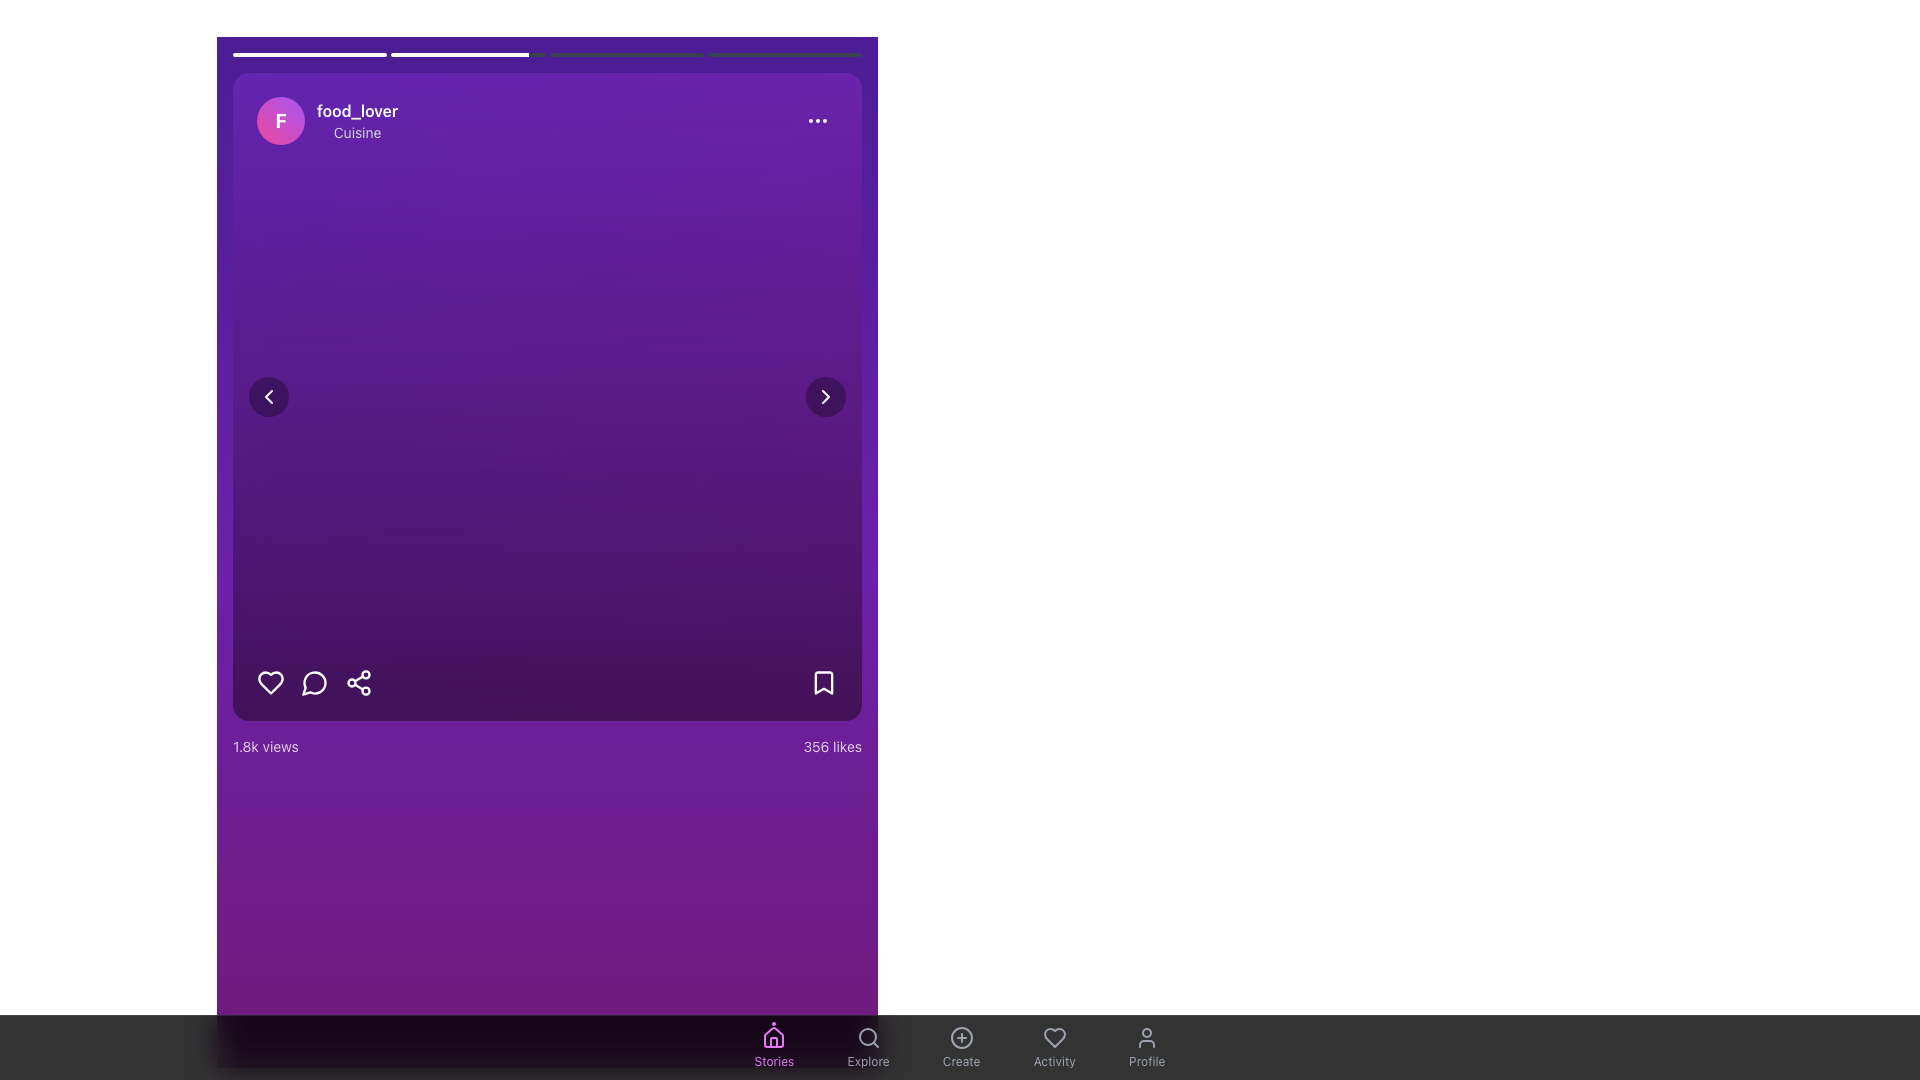 This screenshot has width=1920, height=1080. Describe the element at coordinates (1147, 1047) in the screenshot. I see `the Navigation Button for the Profile section, which features a user profile icon above the text 'Profile' in a small font, located as the fifth item in the bottom navigation bar` at that location.